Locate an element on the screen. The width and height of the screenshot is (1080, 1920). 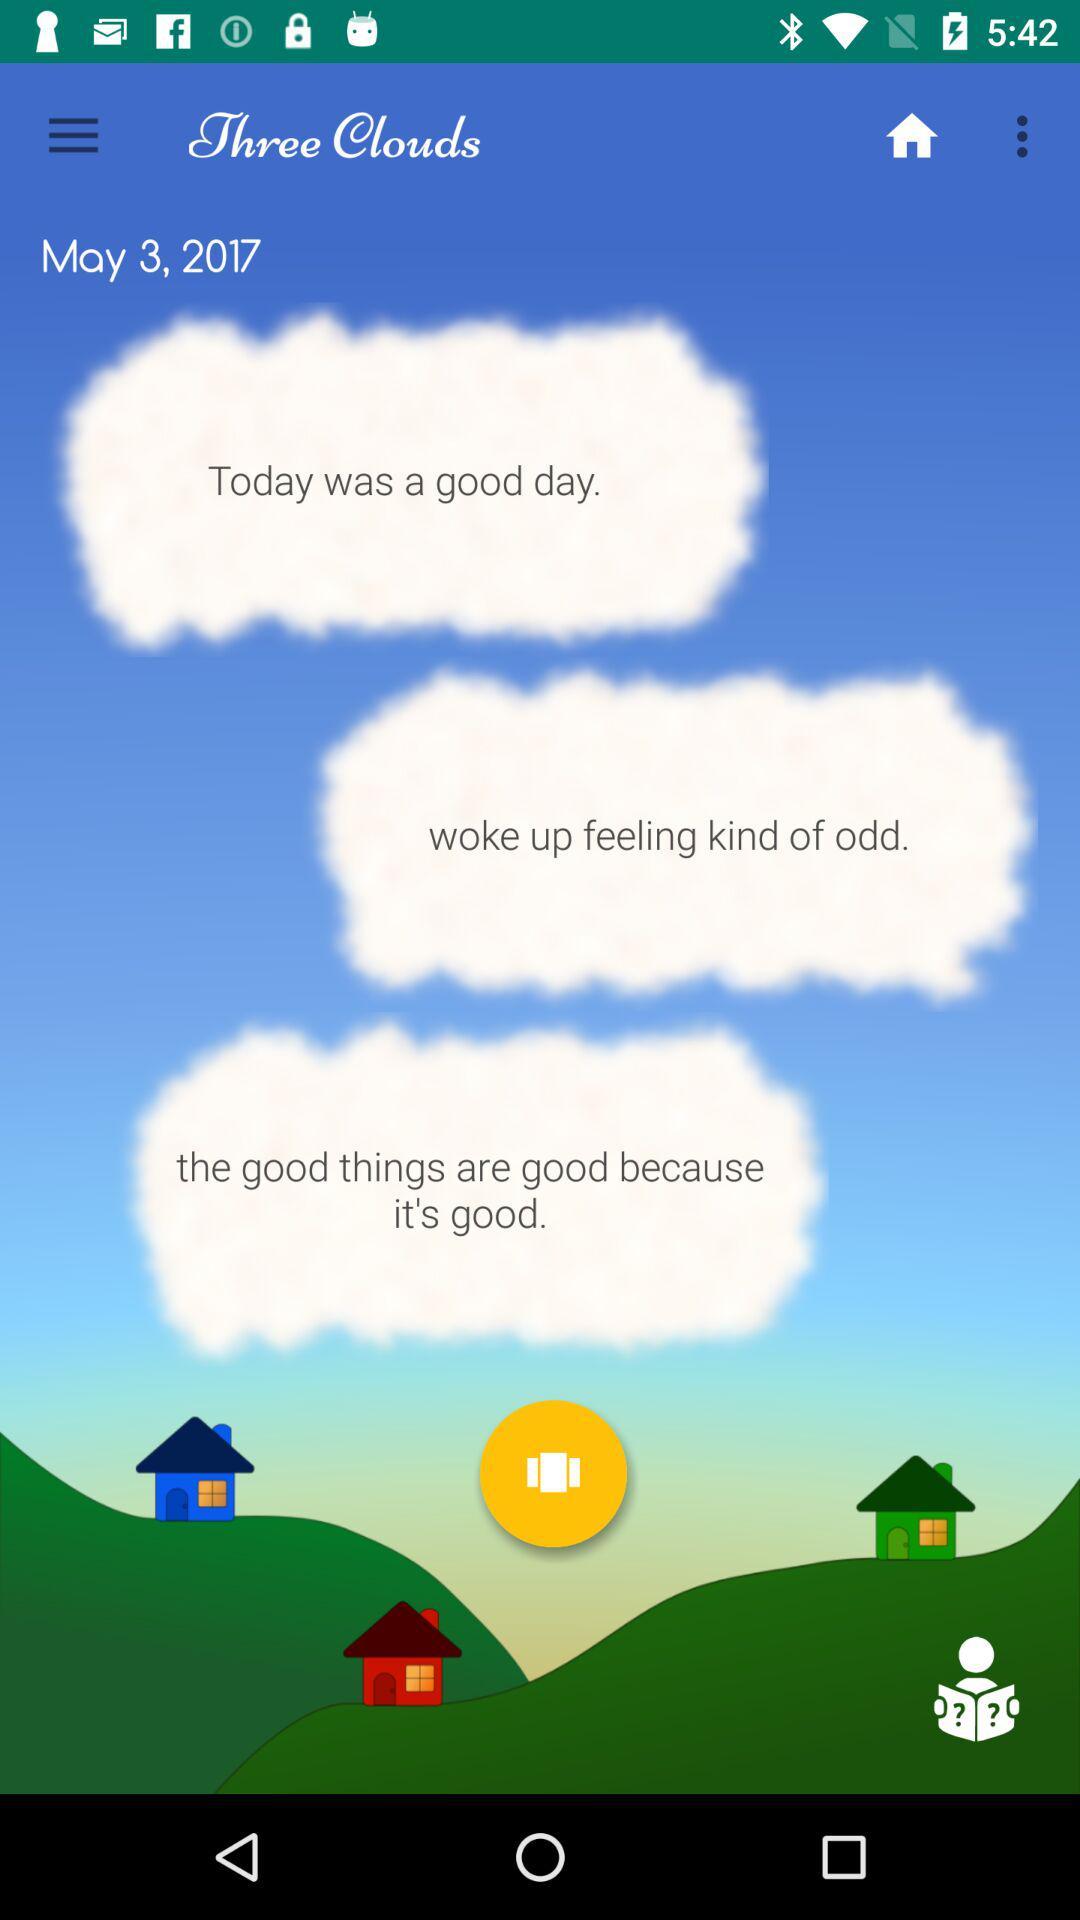
explore the content is located at coordinates (974, 1688).